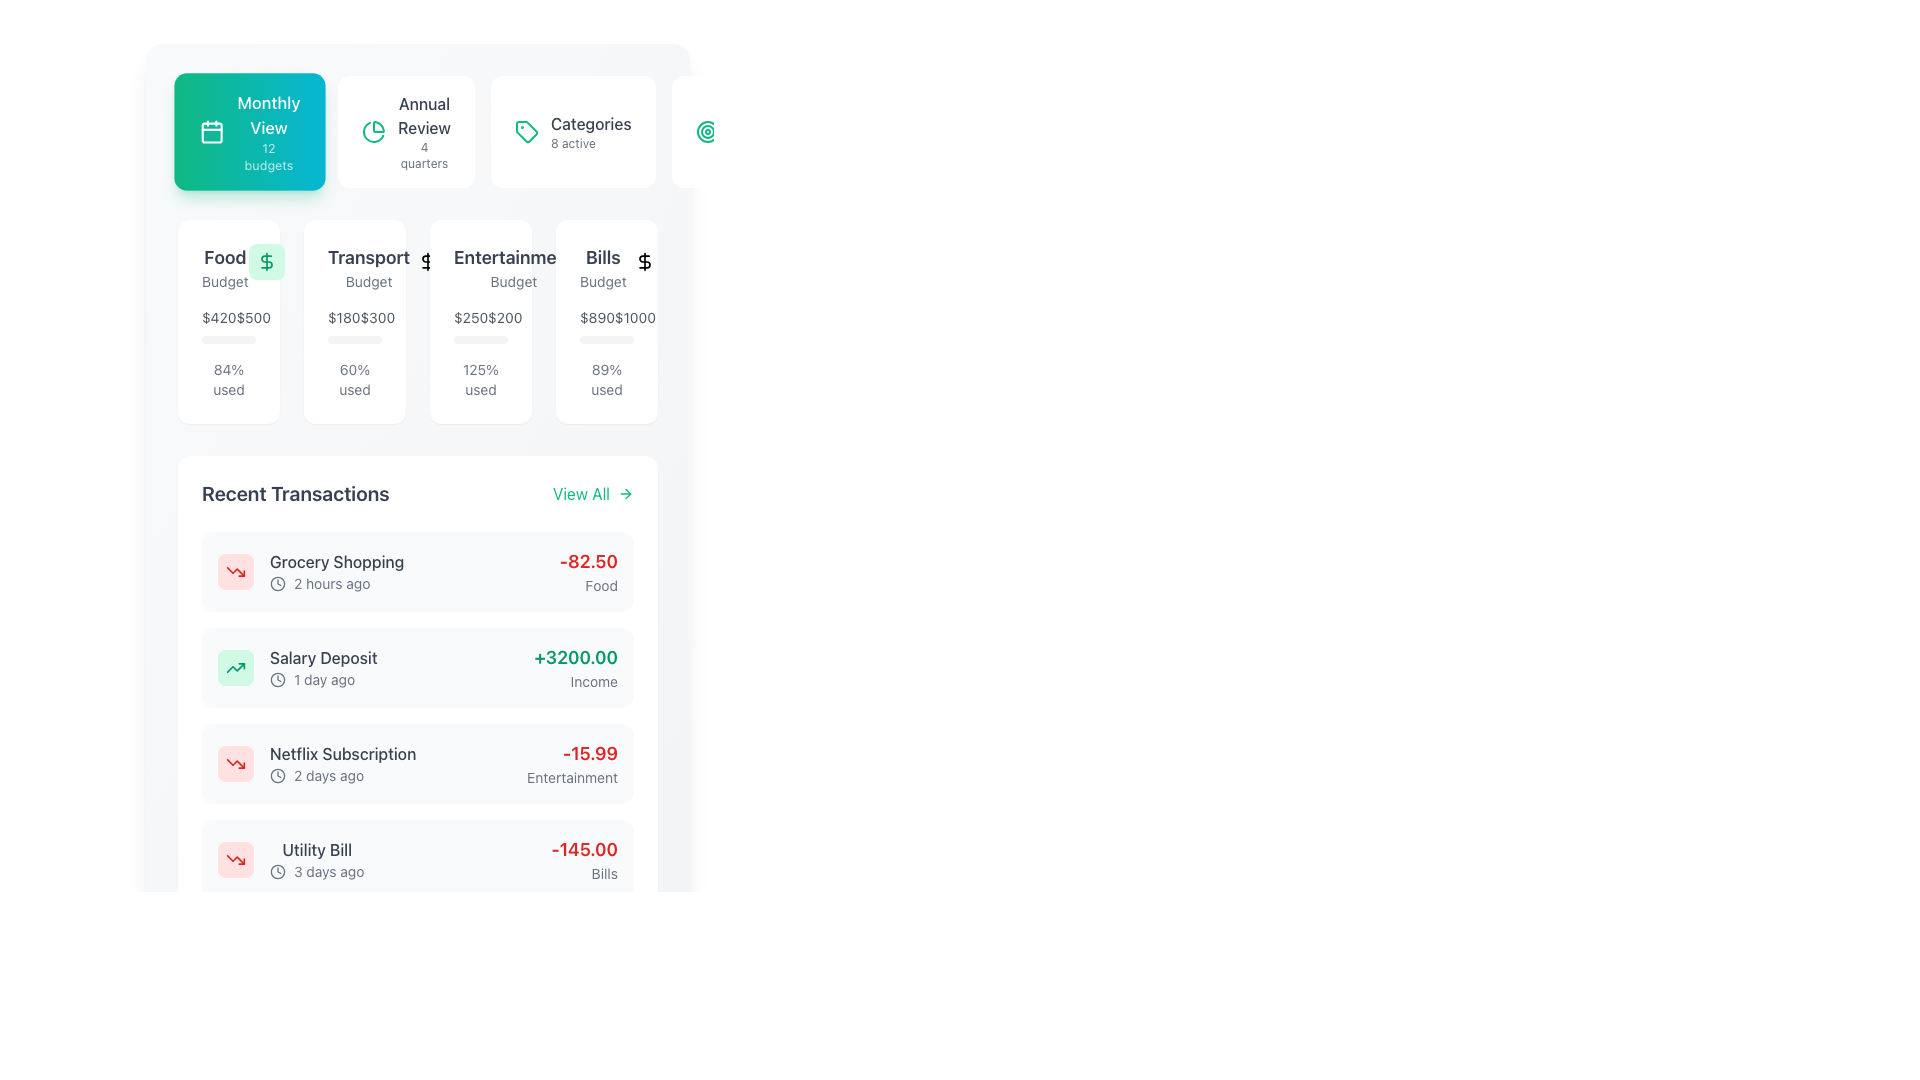  Describe the element at coordinates (416, 859) in the screenshot. I see `the 'Utility Bill' transaction card located in the 'Recent Transactions' section` at that location.